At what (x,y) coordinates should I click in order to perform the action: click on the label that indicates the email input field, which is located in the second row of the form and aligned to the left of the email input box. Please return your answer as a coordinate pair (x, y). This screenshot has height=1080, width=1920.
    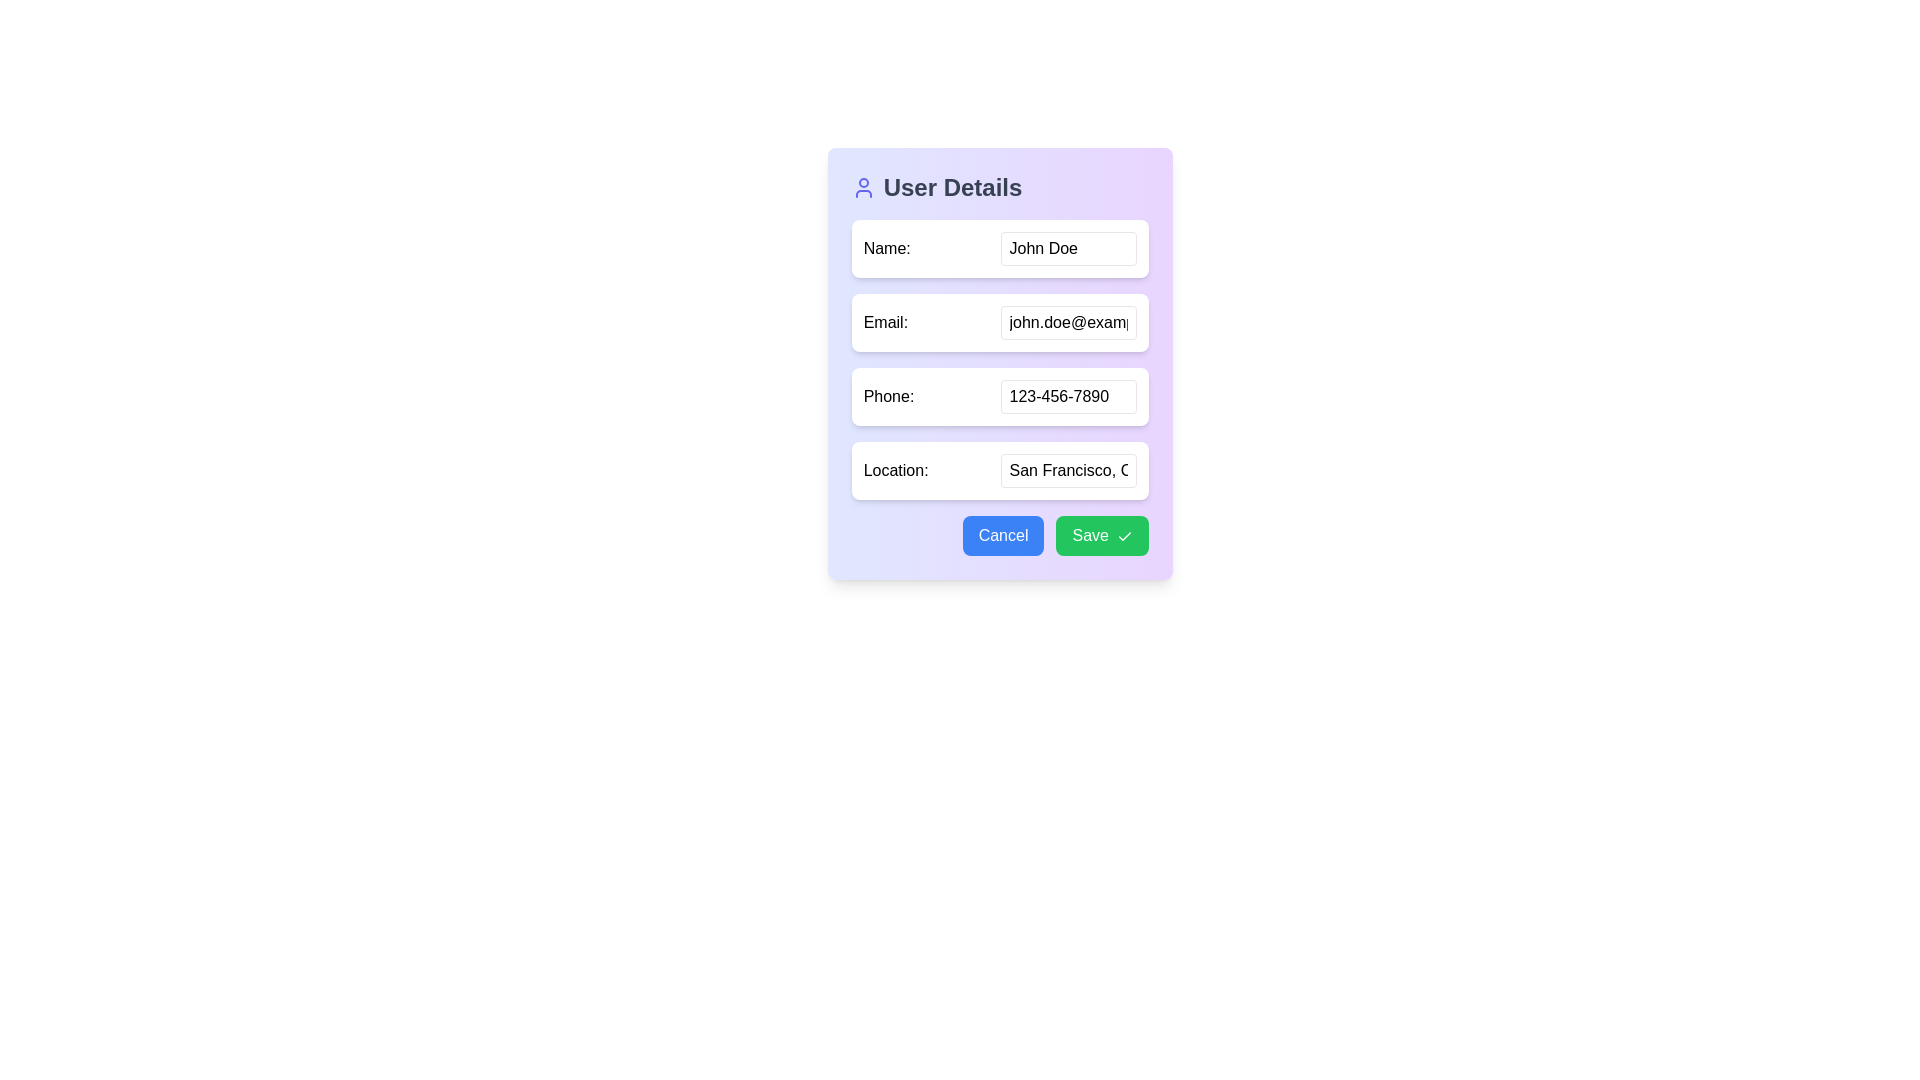
    Looking at the image, I should click on (884, 322).